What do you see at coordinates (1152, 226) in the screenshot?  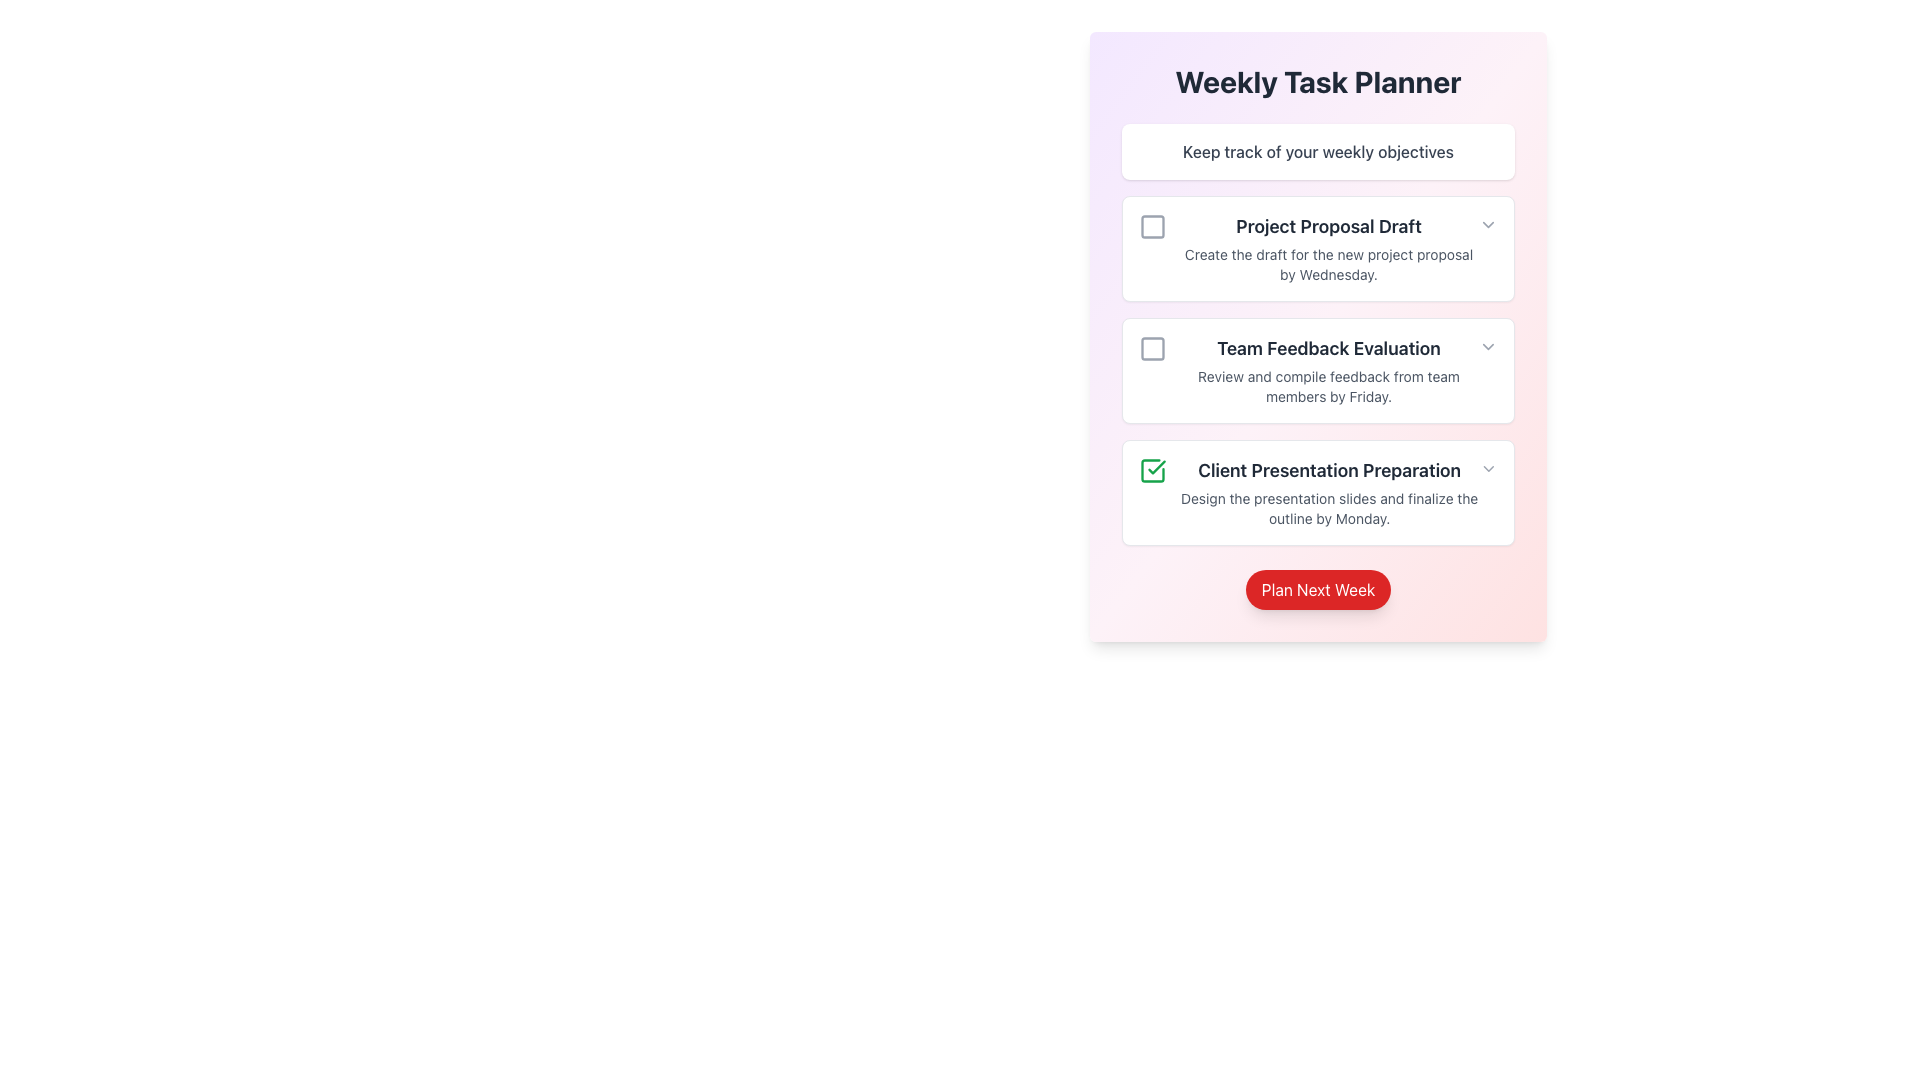 I see `the square checkbox or indicator located in the leftmost area of the 'Project Proposal Draft' task` at bounding box center [1152, 226].